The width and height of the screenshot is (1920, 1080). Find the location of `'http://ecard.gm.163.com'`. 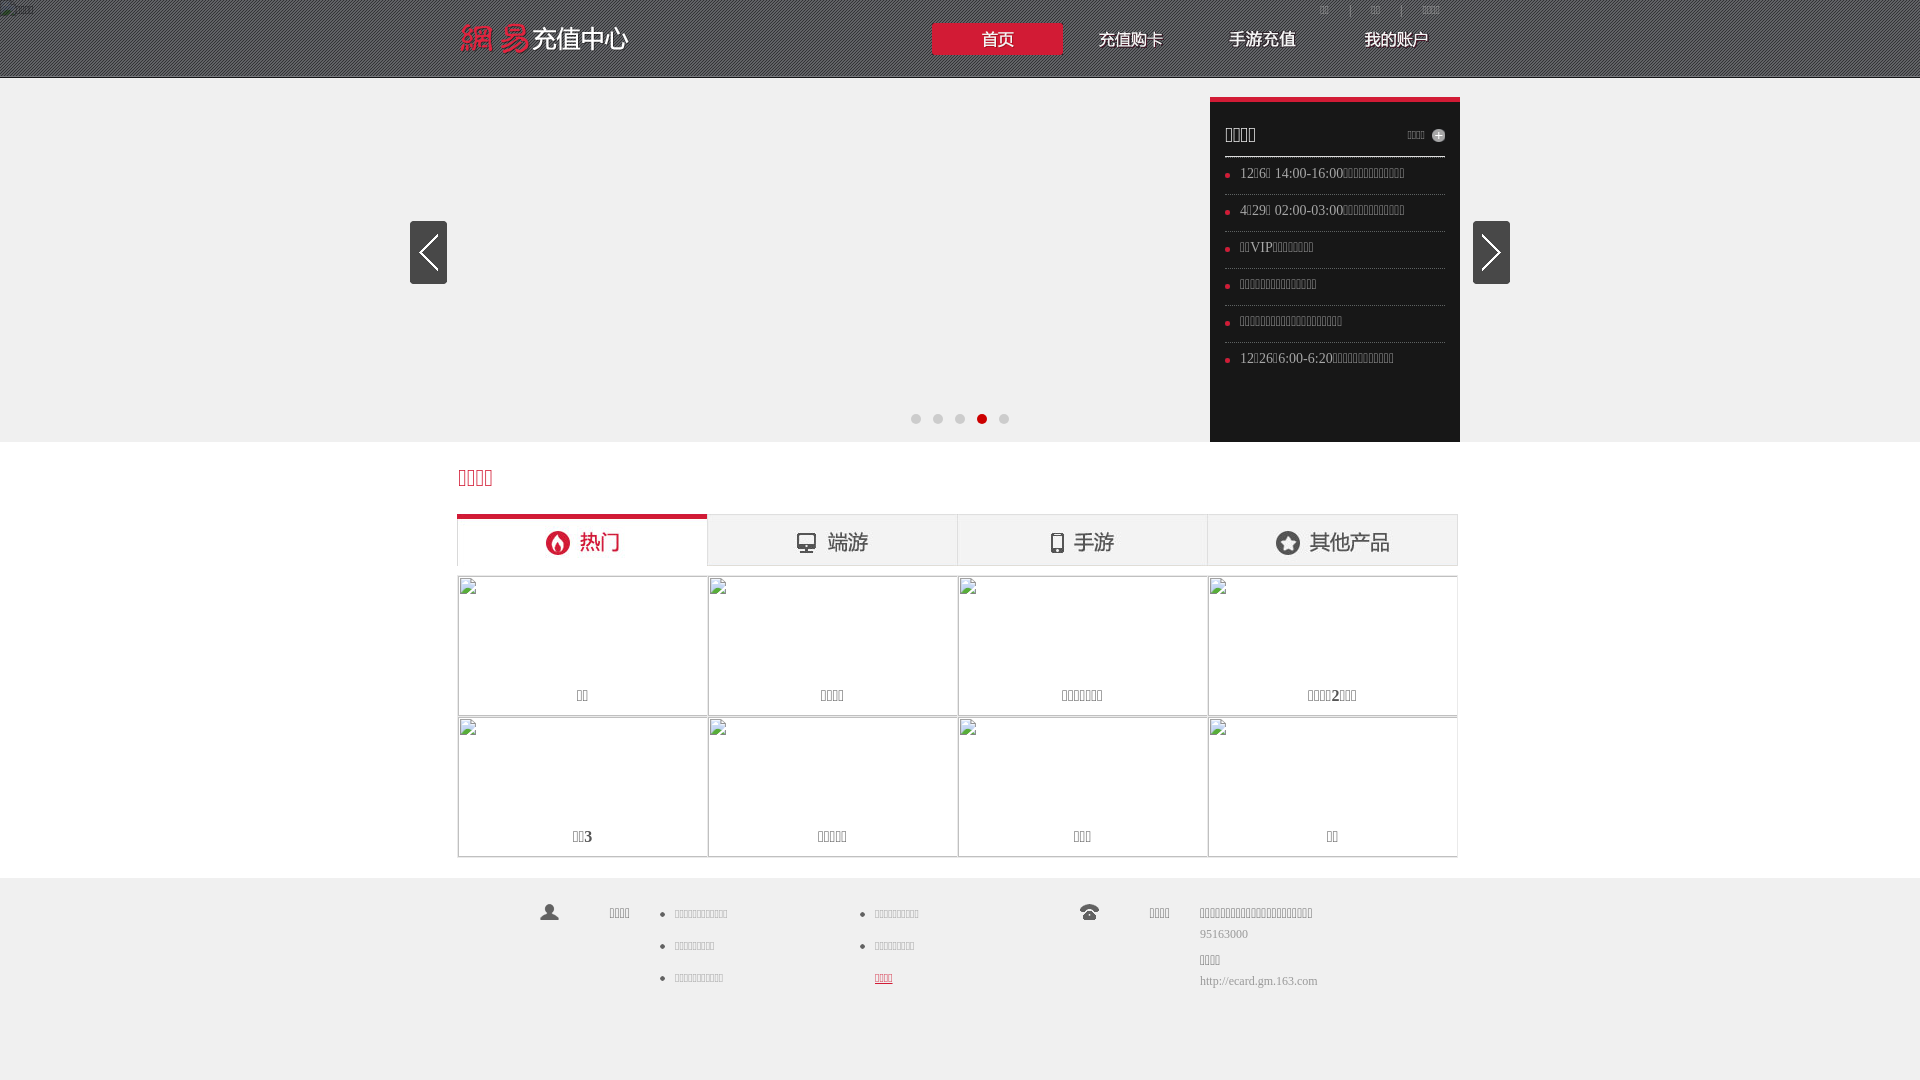

'http://ecard.gm.163.com' is located at coordinates (1257, 979).